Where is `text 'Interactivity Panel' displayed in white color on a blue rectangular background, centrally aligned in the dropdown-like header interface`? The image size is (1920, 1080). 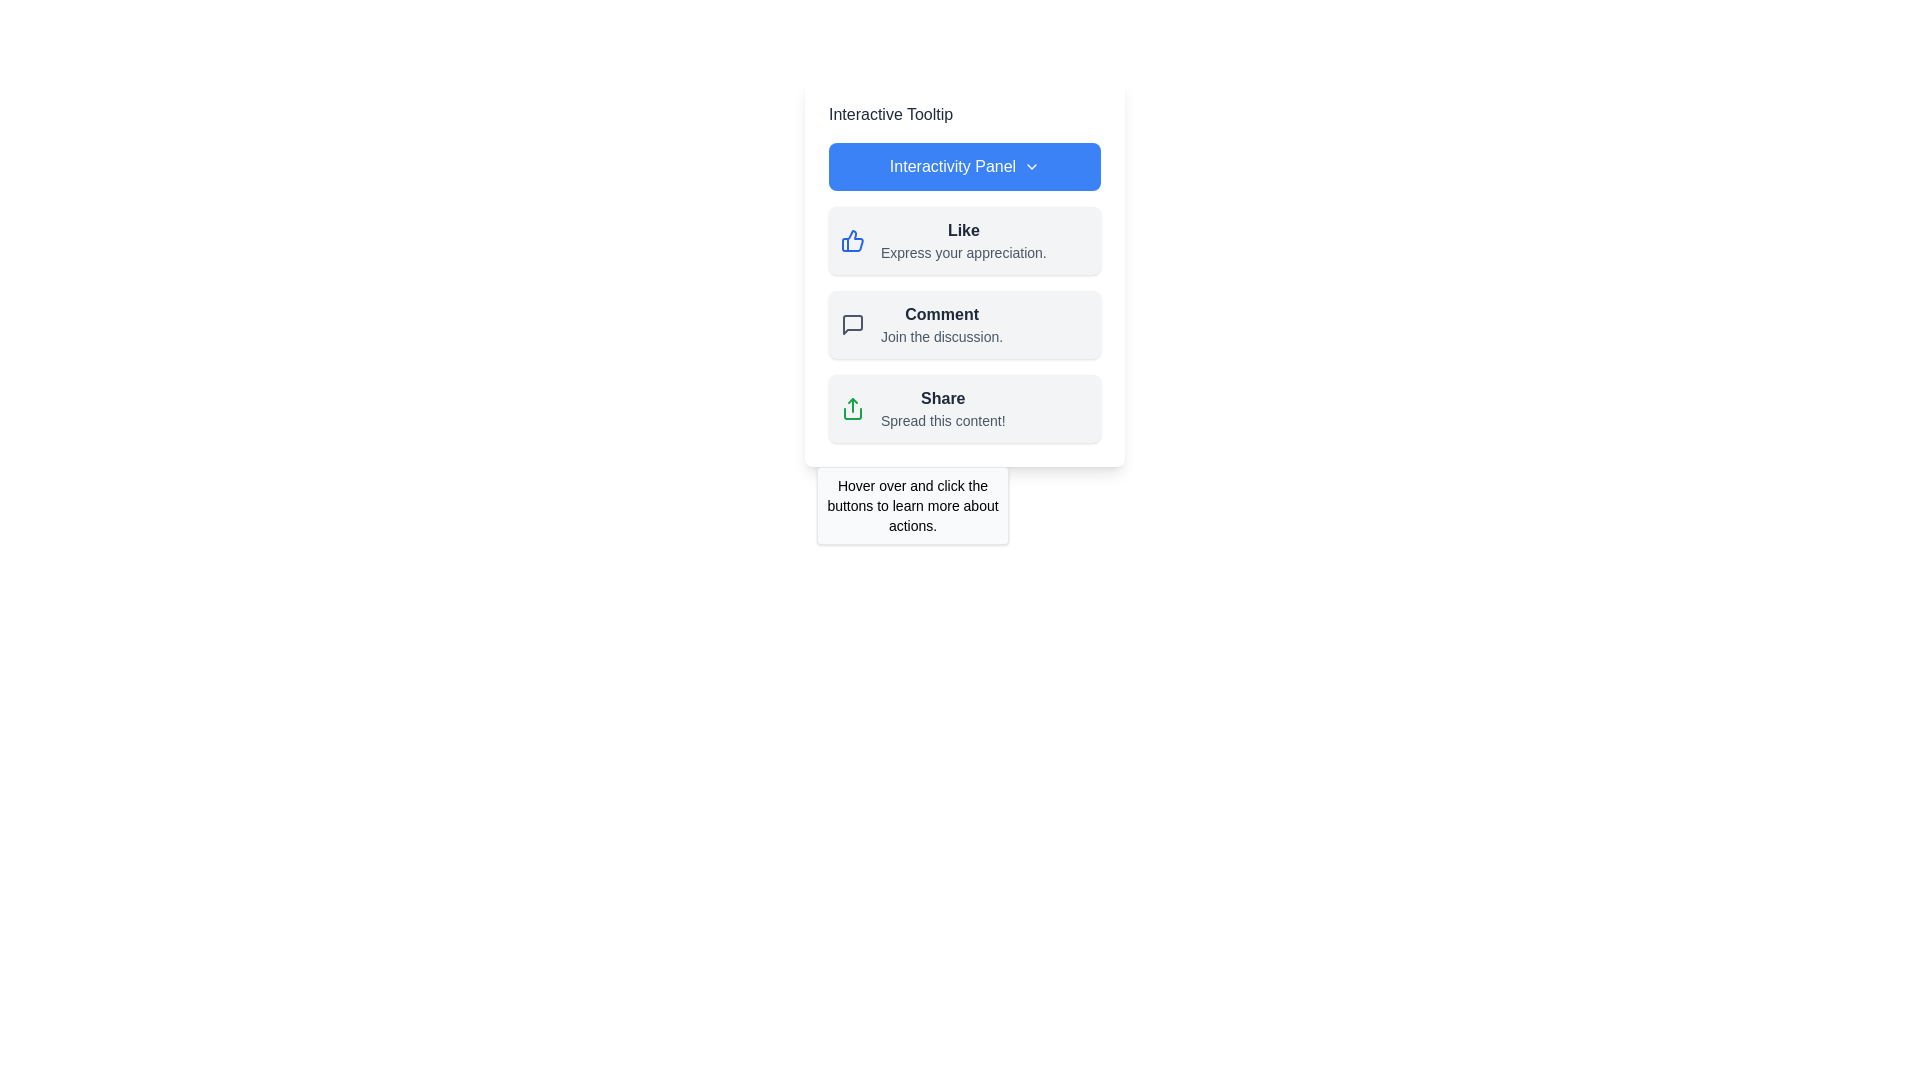 text 'Interactivity Panel' displayed in white color on a blue rectangular background, centrally aligned in the dropdown-like header interface is located at coordinates (952, 165).